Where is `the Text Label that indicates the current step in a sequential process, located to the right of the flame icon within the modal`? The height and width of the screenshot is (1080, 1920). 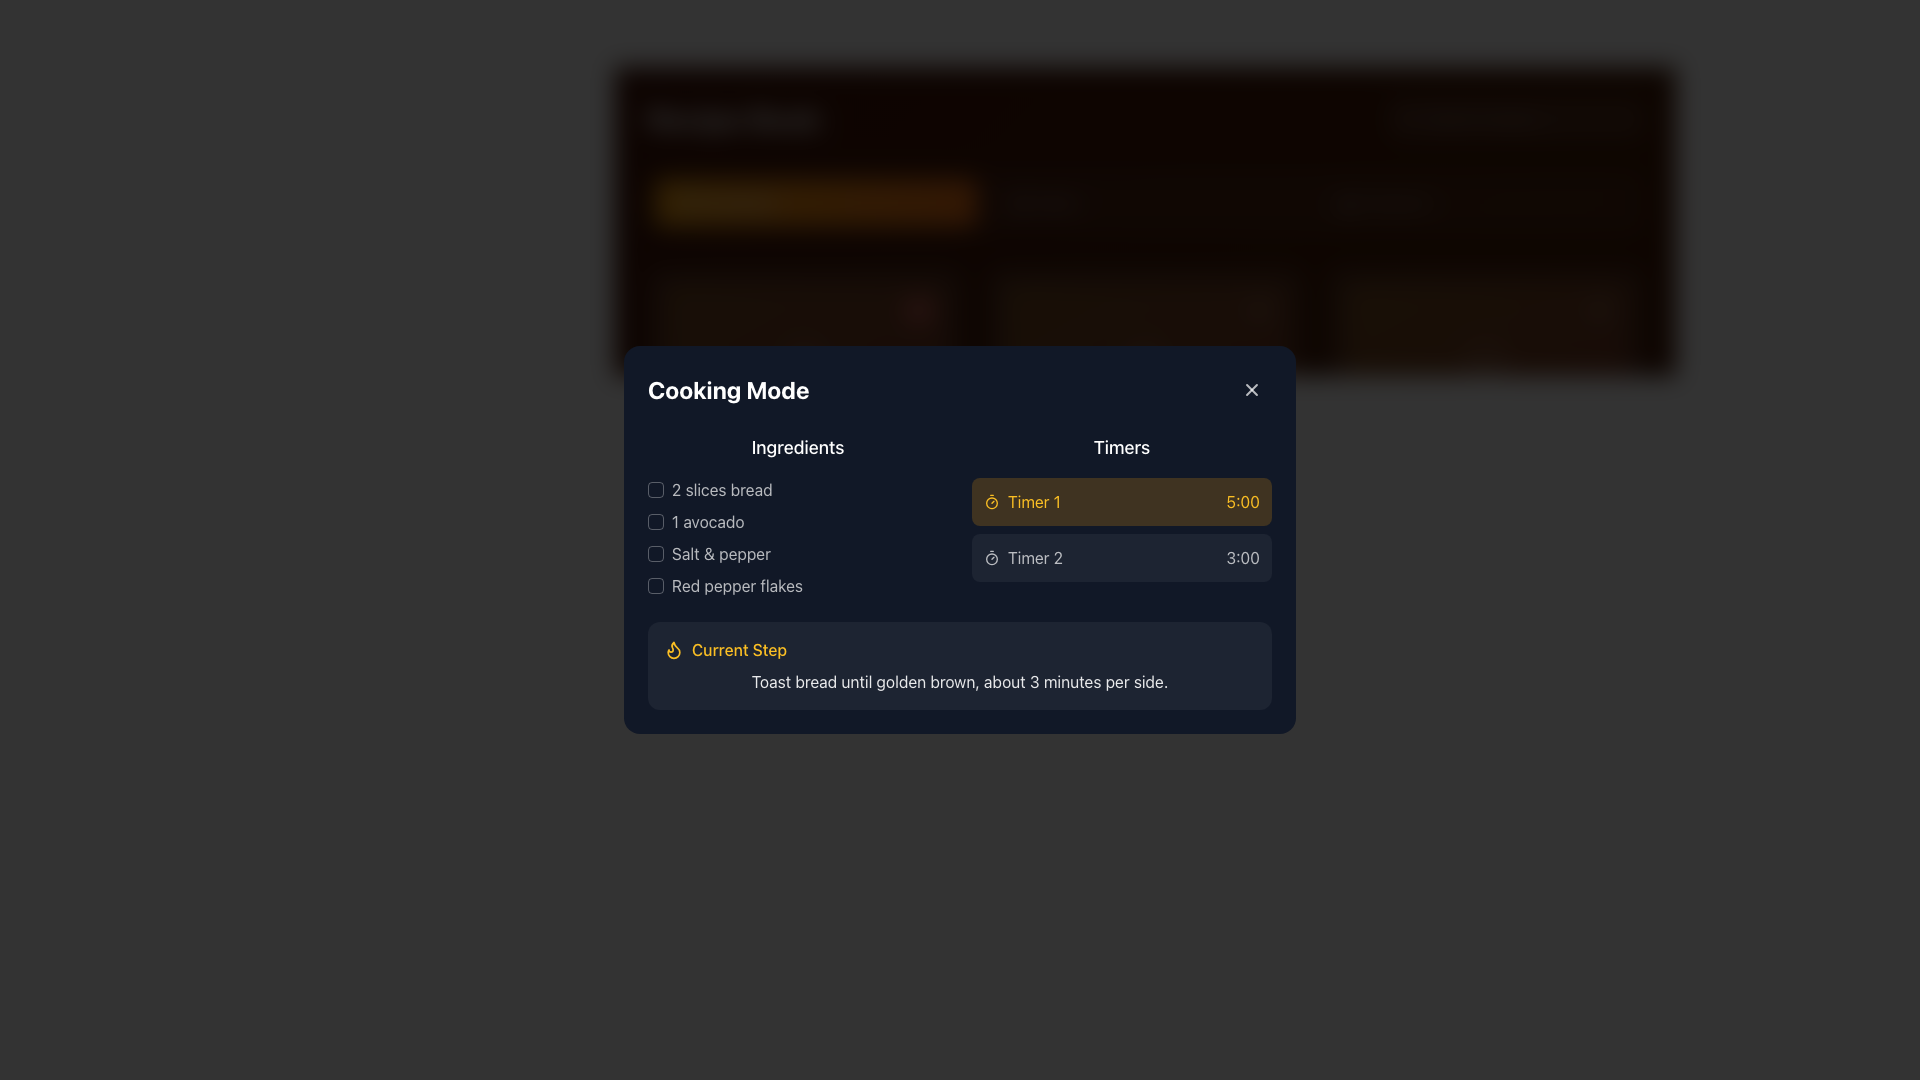
the Text Label that indicates the current step in a sequential process, located to the right of the flame icon within the modal is located at coordinates (738, 650).